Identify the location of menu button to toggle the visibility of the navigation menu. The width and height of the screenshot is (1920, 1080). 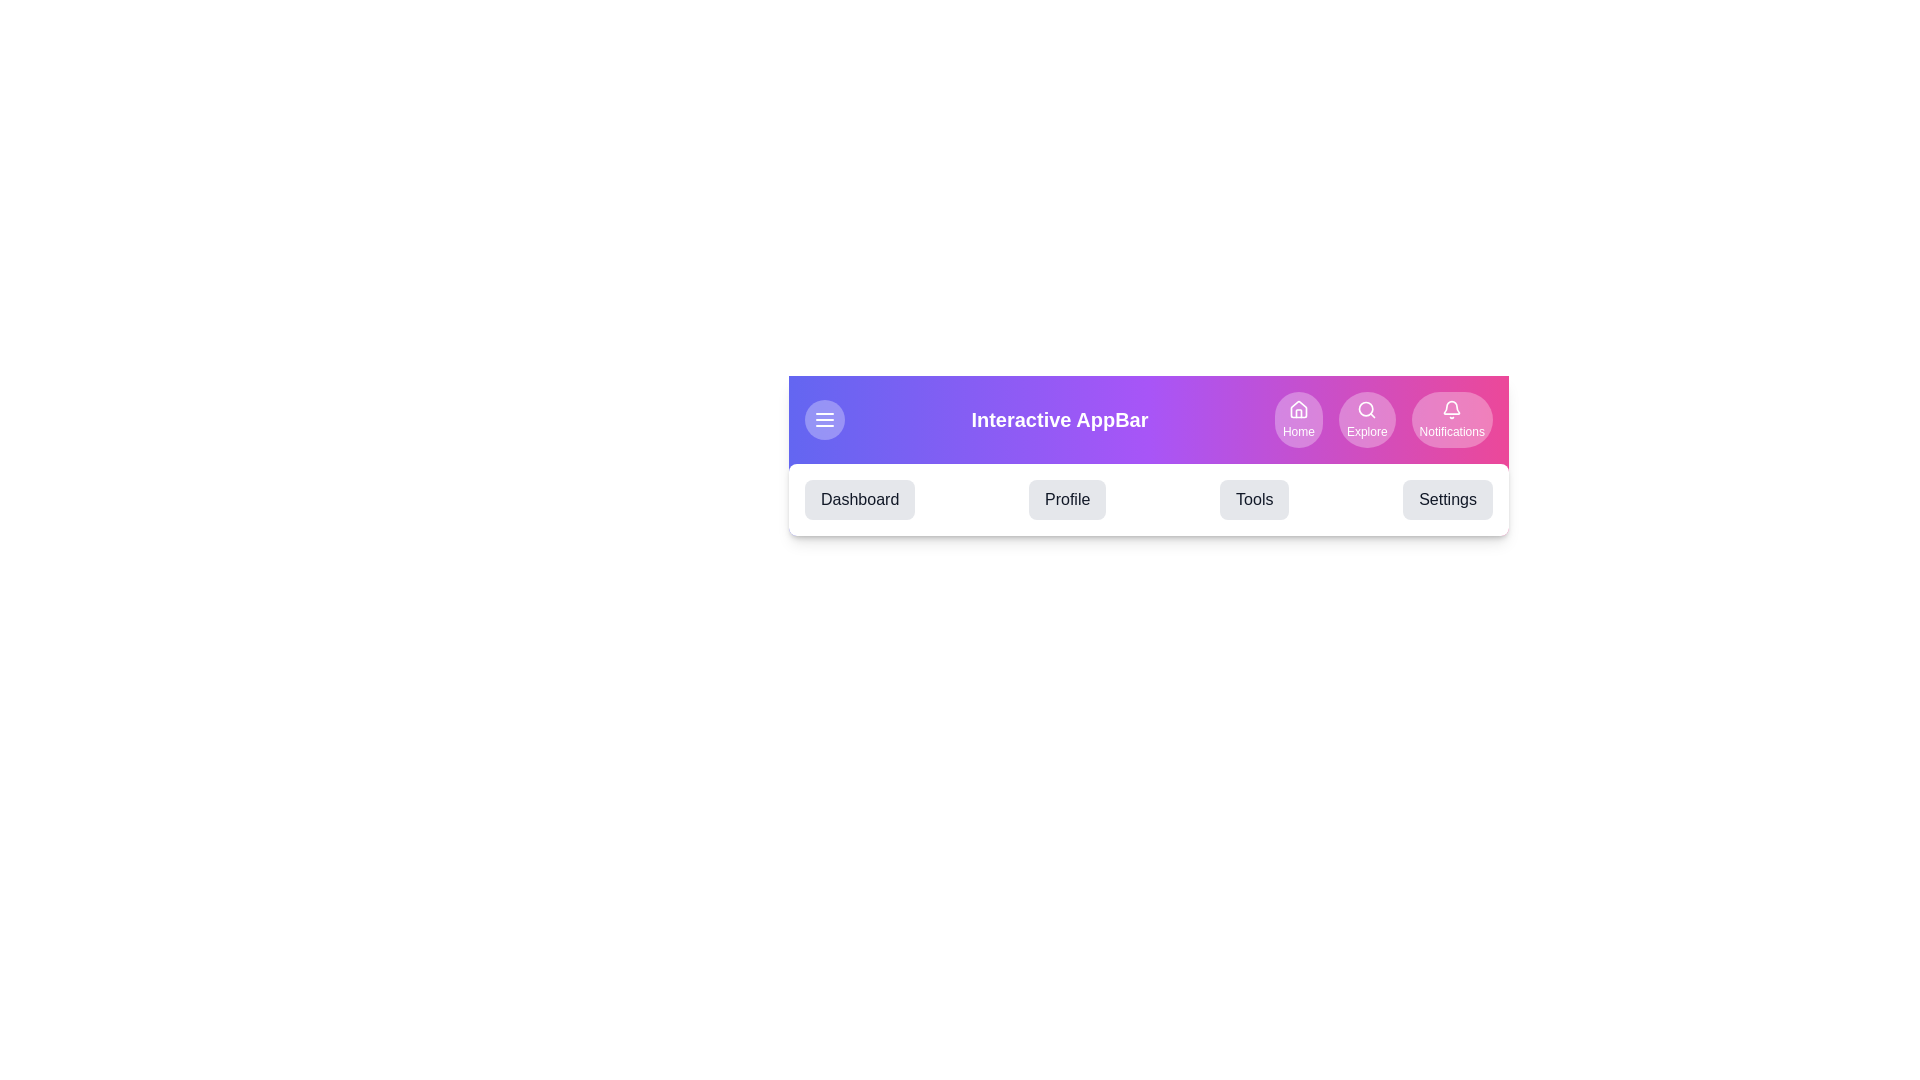
(825, 419).